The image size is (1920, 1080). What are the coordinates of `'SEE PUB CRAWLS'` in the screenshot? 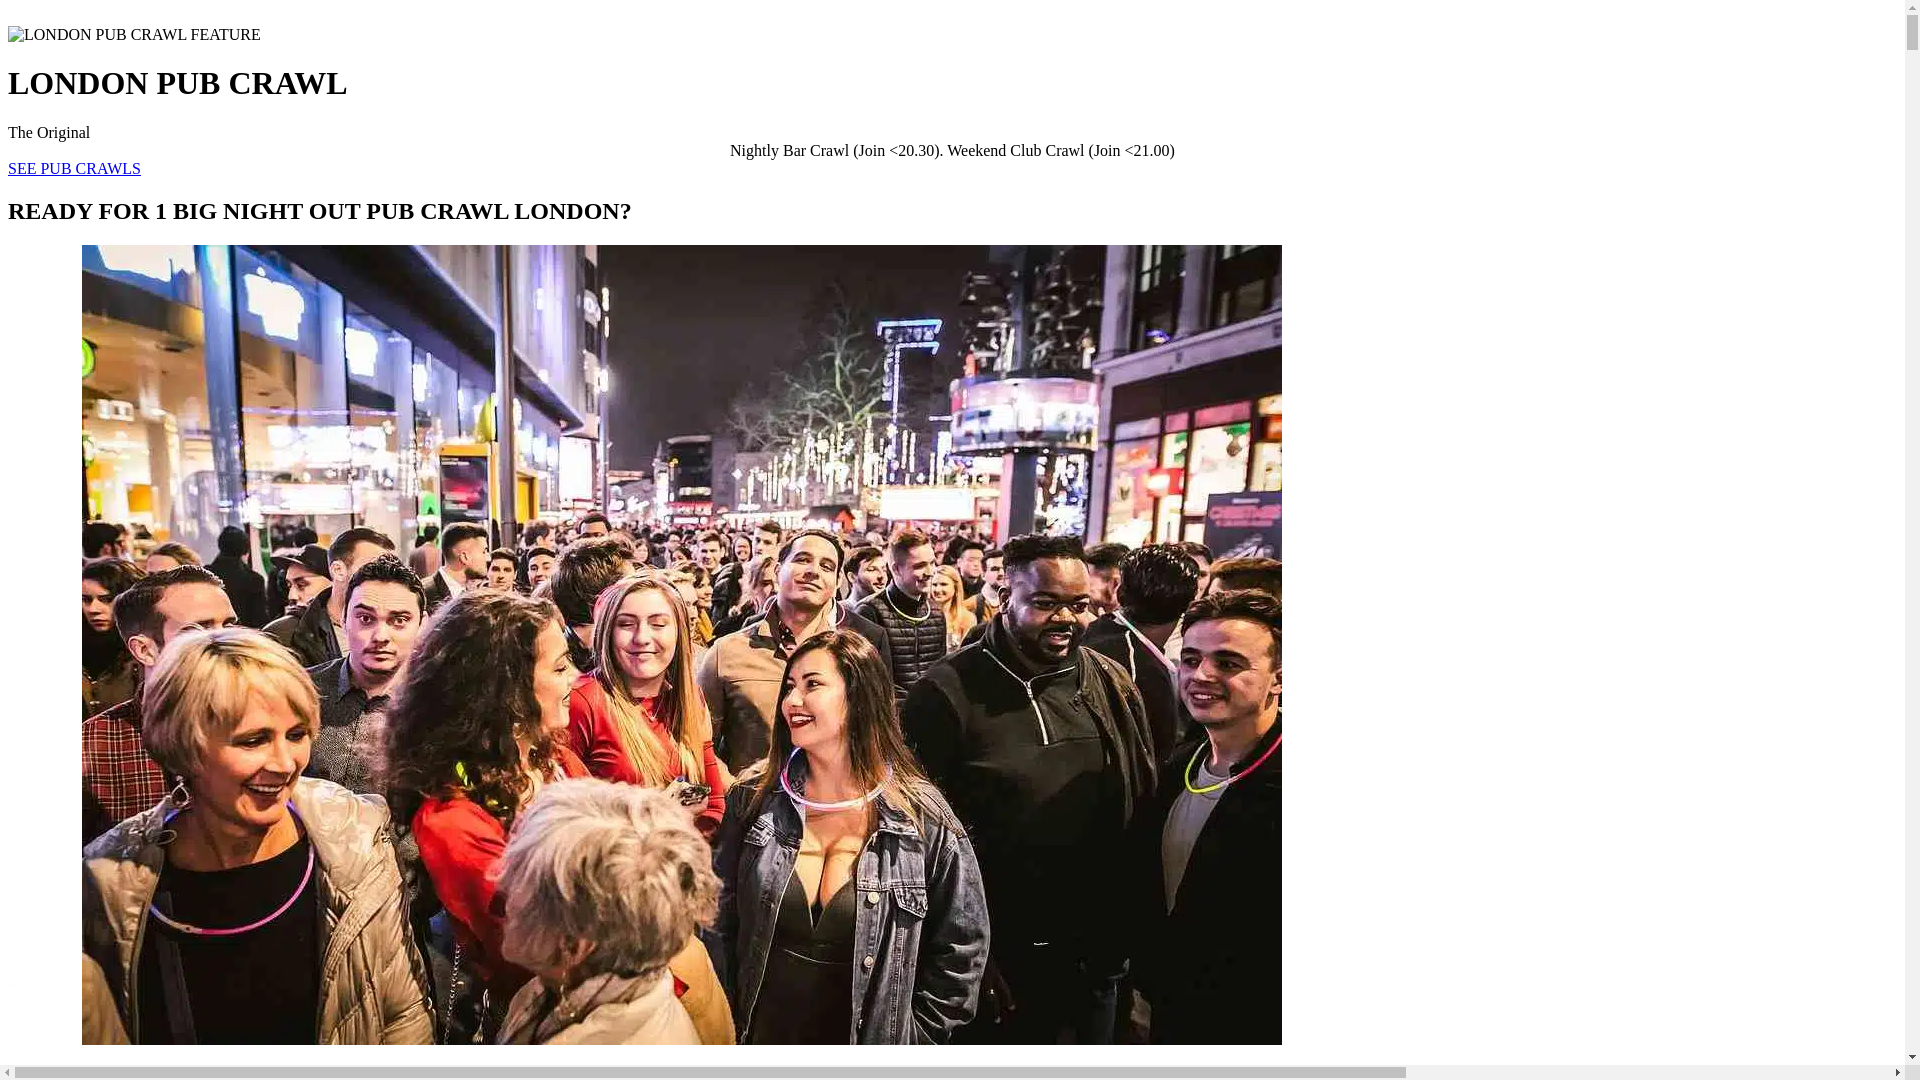 It's located at (74, 167).